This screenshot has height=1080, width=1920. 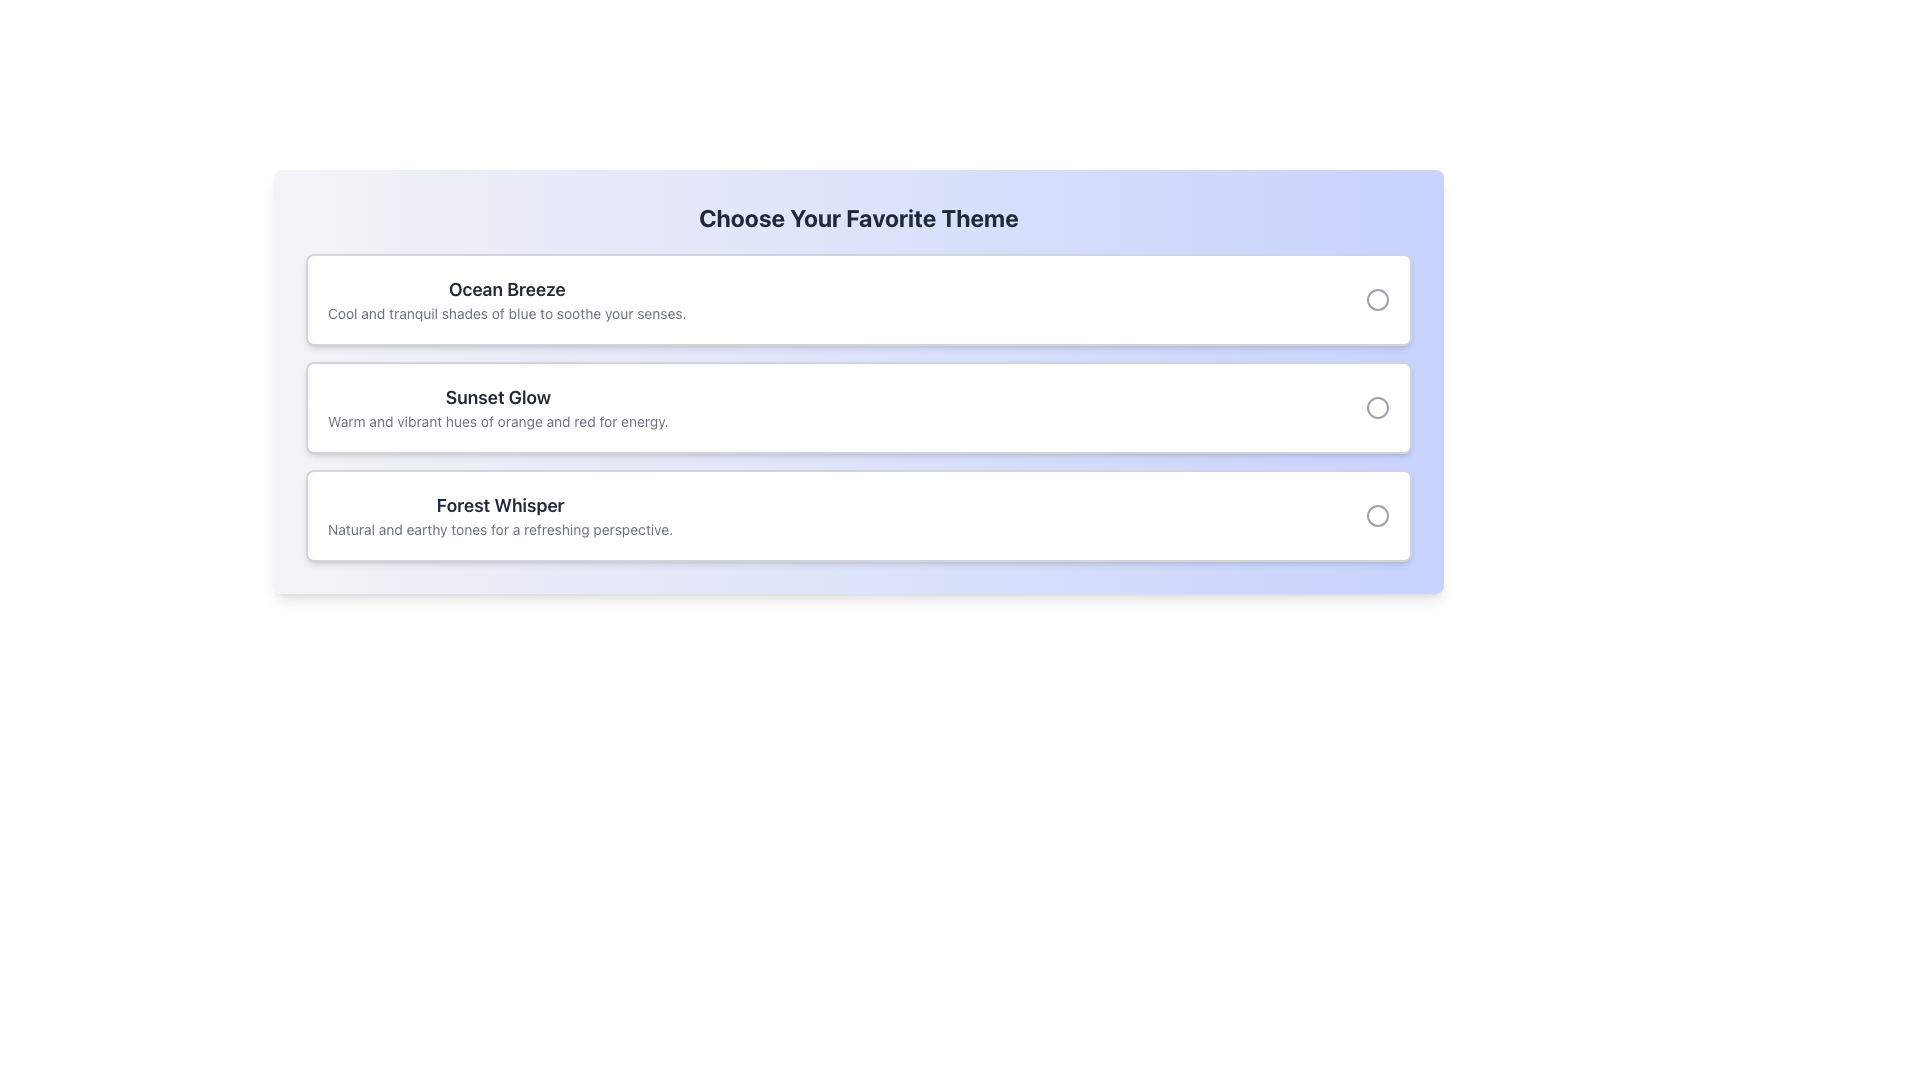 I want to click on the radio button with a gray border and white fill located near the right edge of the 'Sunset Glow' option in the 'Choose Your Favorite Theme' interface, so click(x=1376, y=407).